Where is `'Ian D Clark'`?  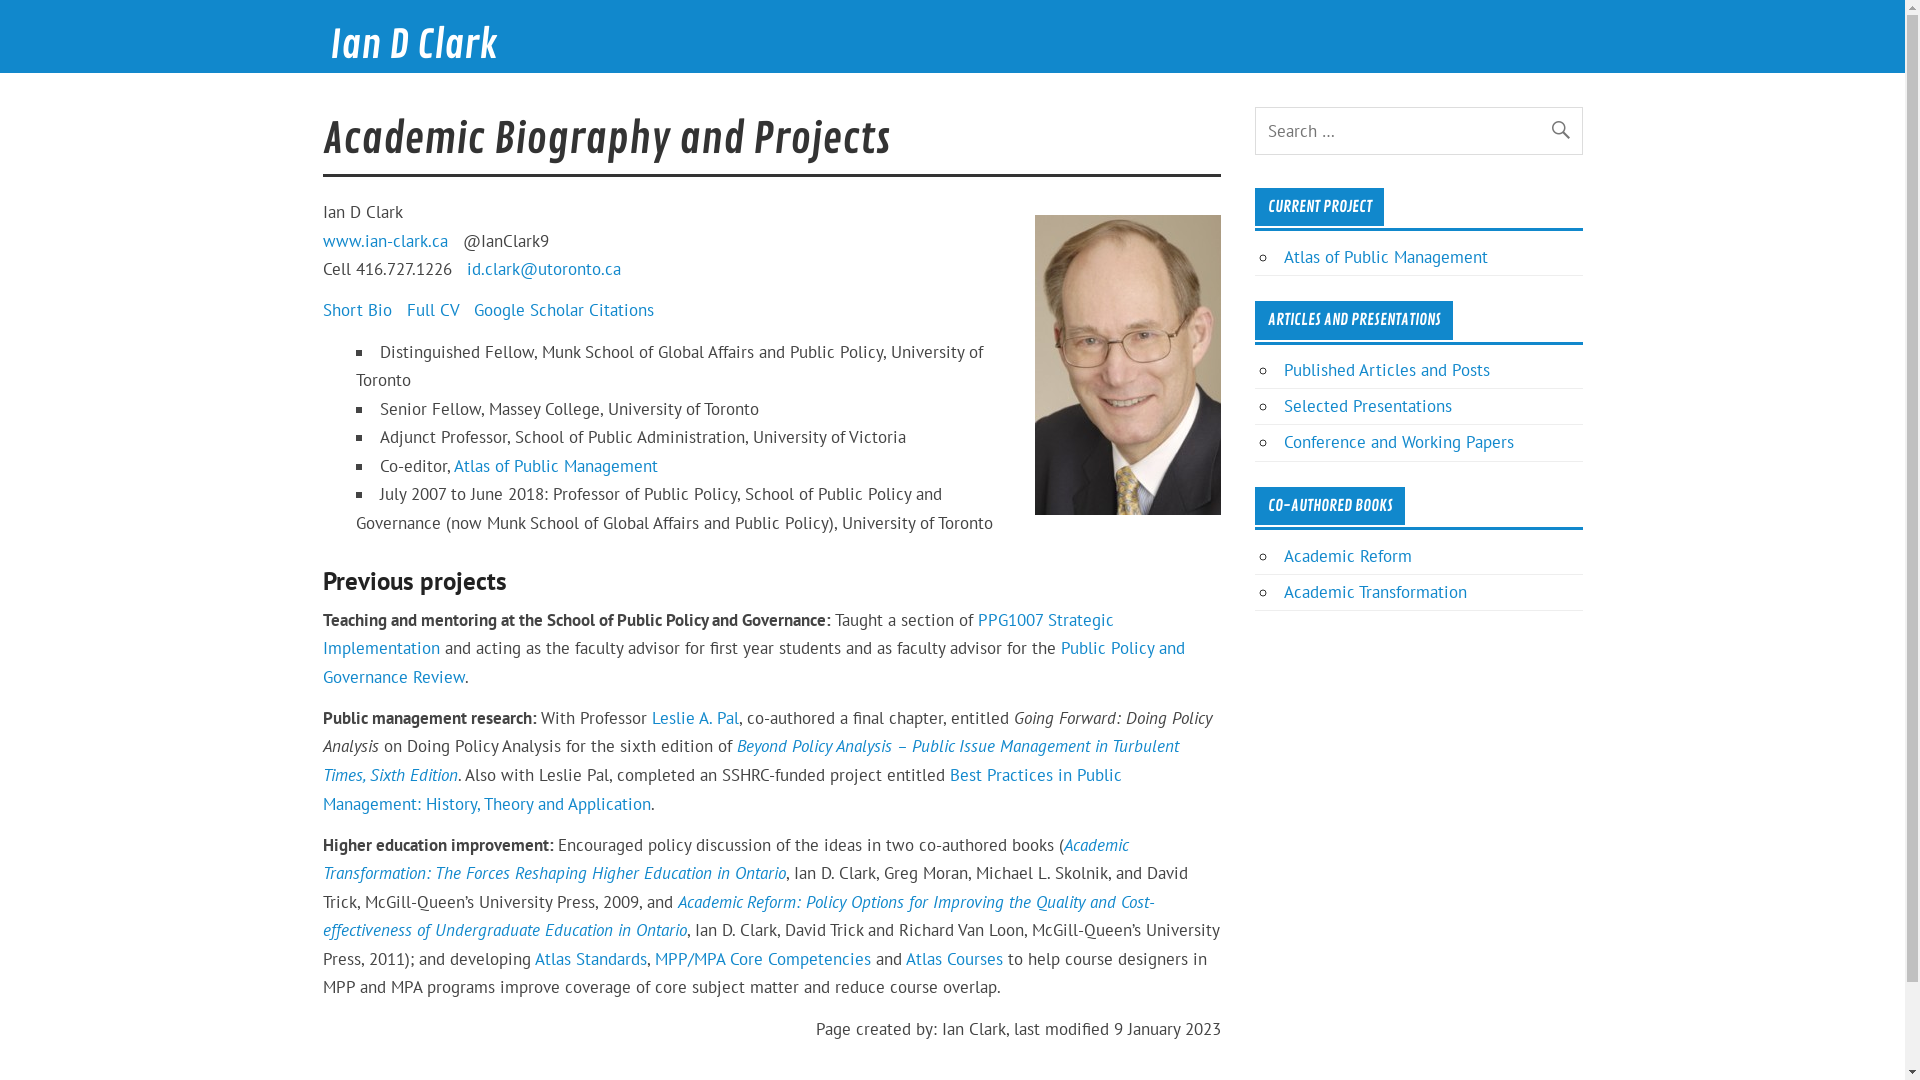 'Ian D Clark' is located at coordinates (412, 45).